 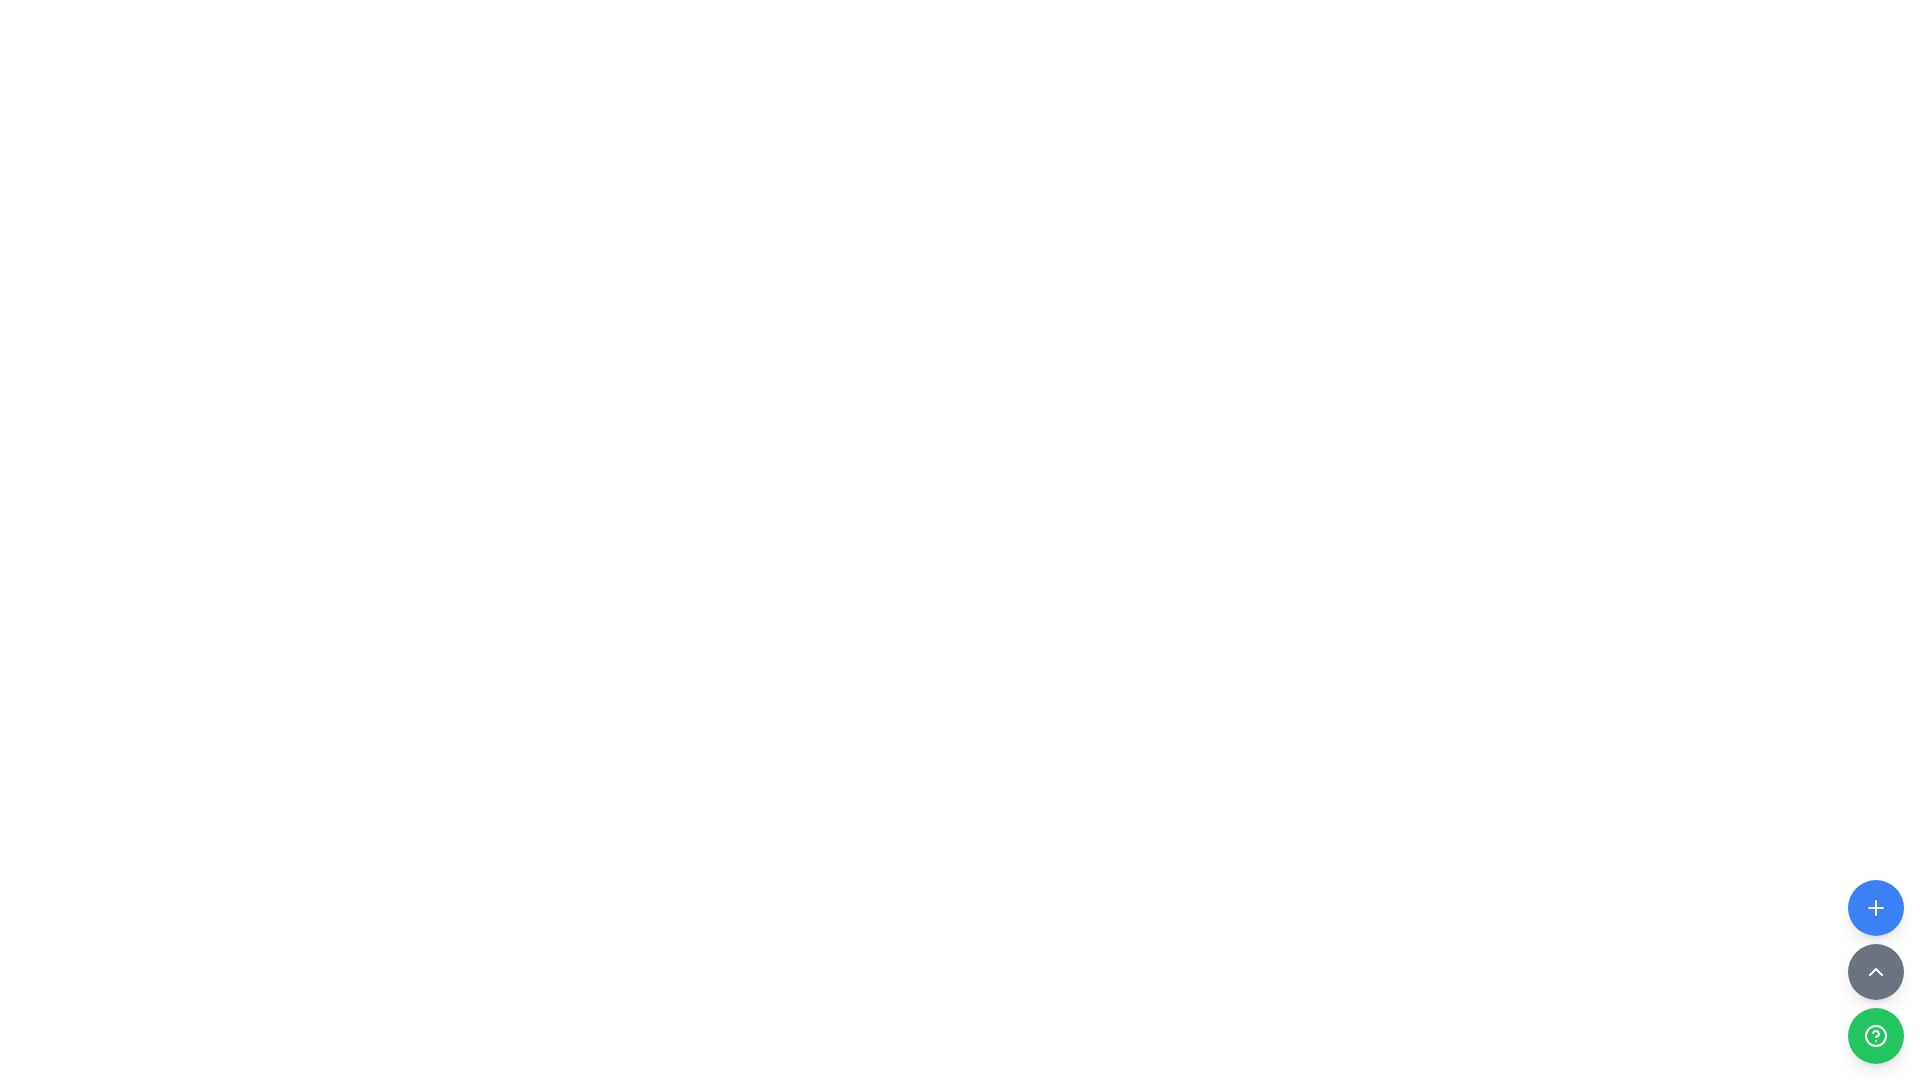 I want to click on the help icon located at the bottom-right corner of the interface, so click(x=1875, y=1035).